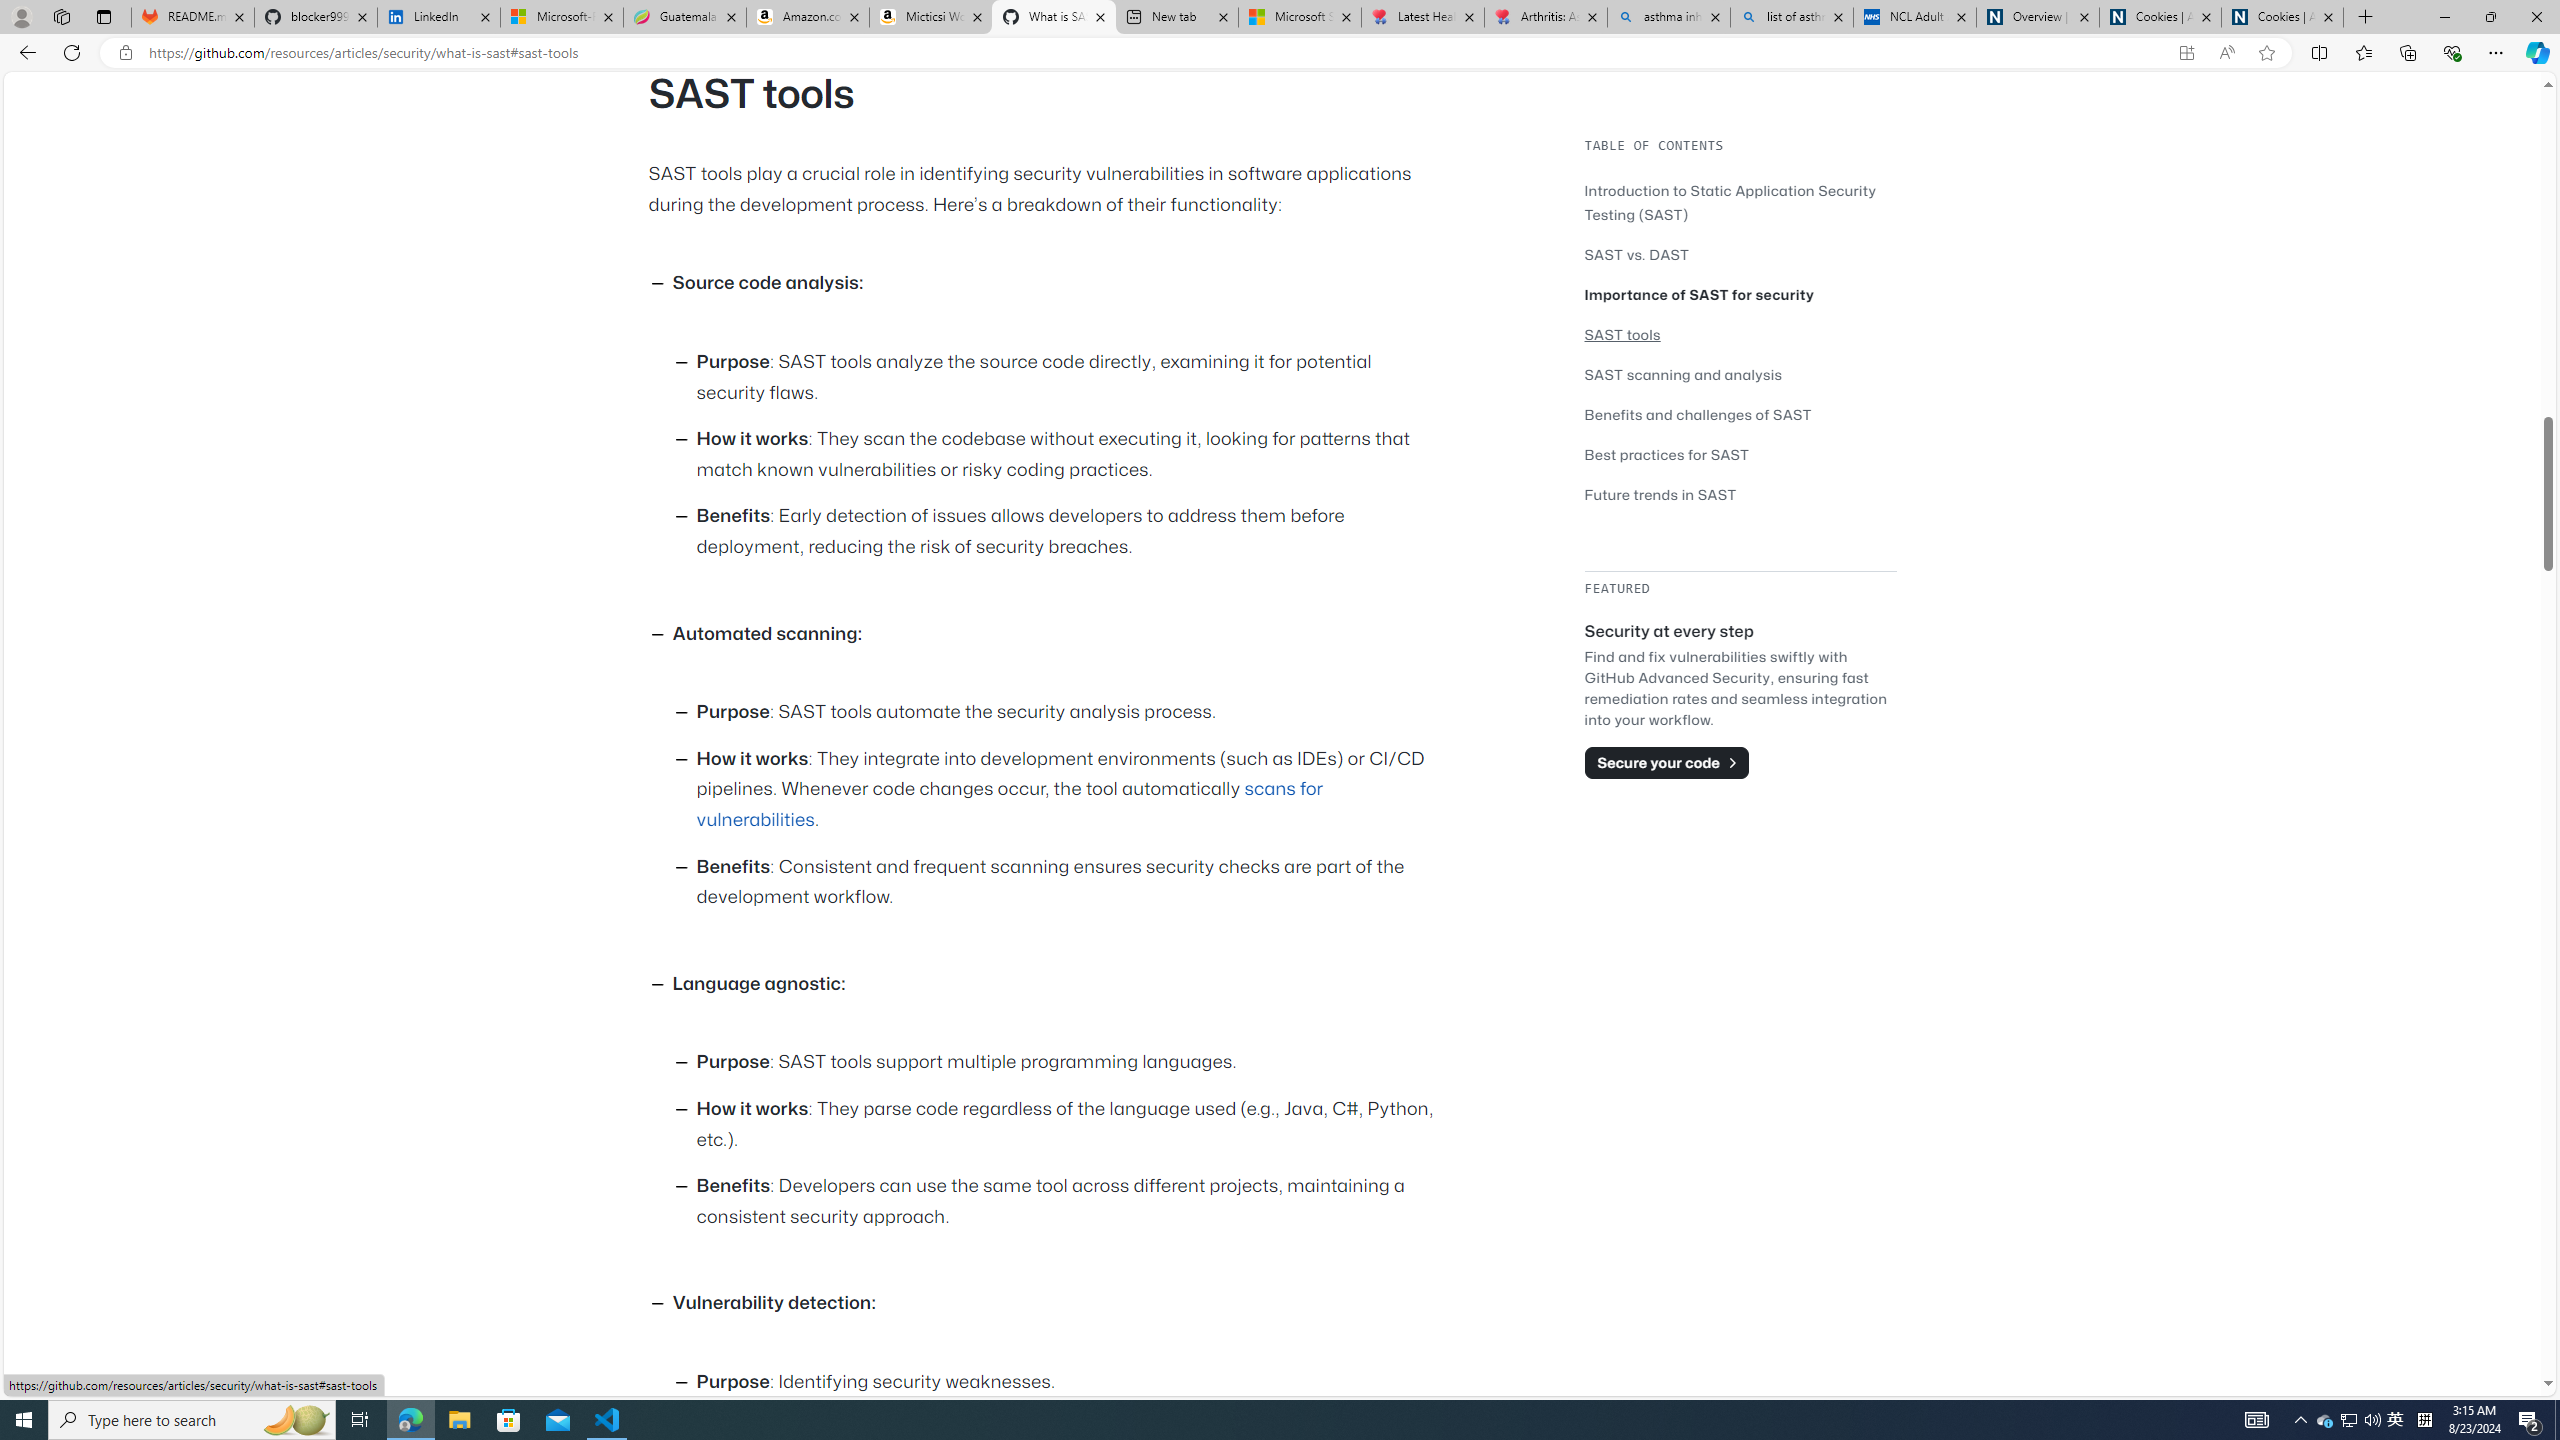 This screenshot has width=2560, height=1440. Describe the element at coordinates (1740, 333) in the screenshot. I see `'SAST tools'` at that location.